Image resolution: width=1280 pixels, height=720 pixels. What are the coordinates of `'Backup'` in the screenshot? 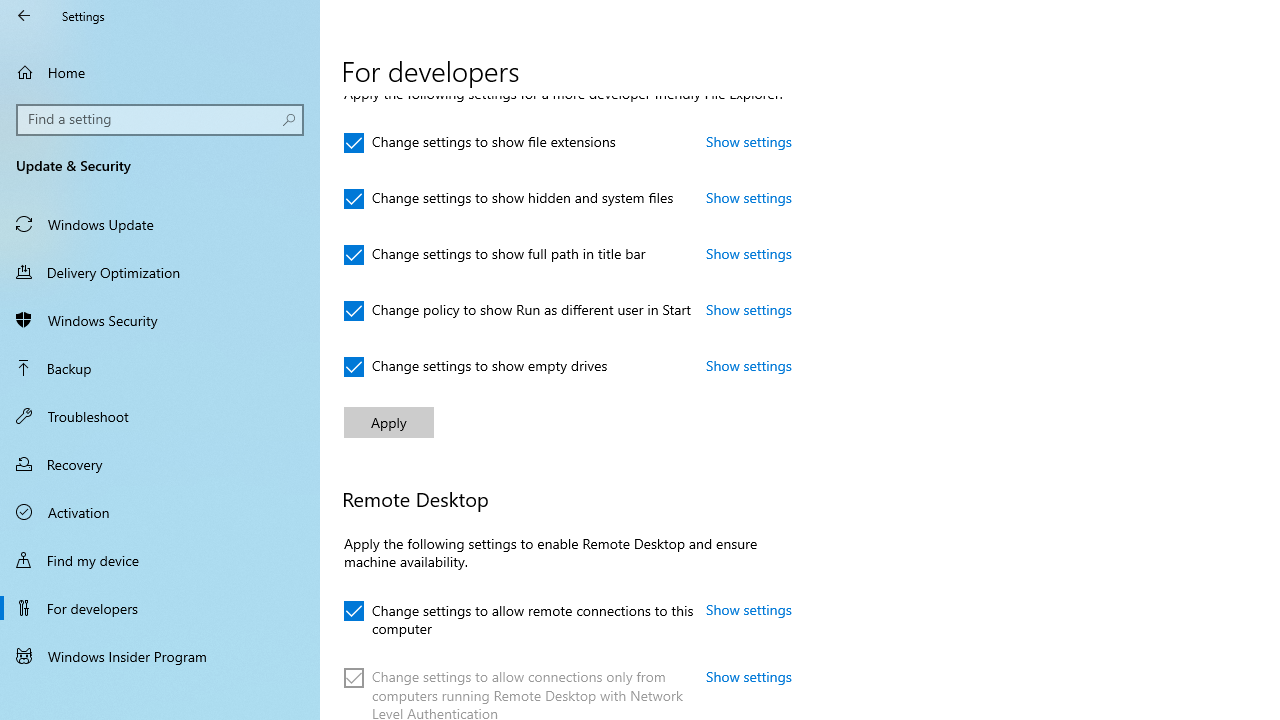 It's located at (160, 367).